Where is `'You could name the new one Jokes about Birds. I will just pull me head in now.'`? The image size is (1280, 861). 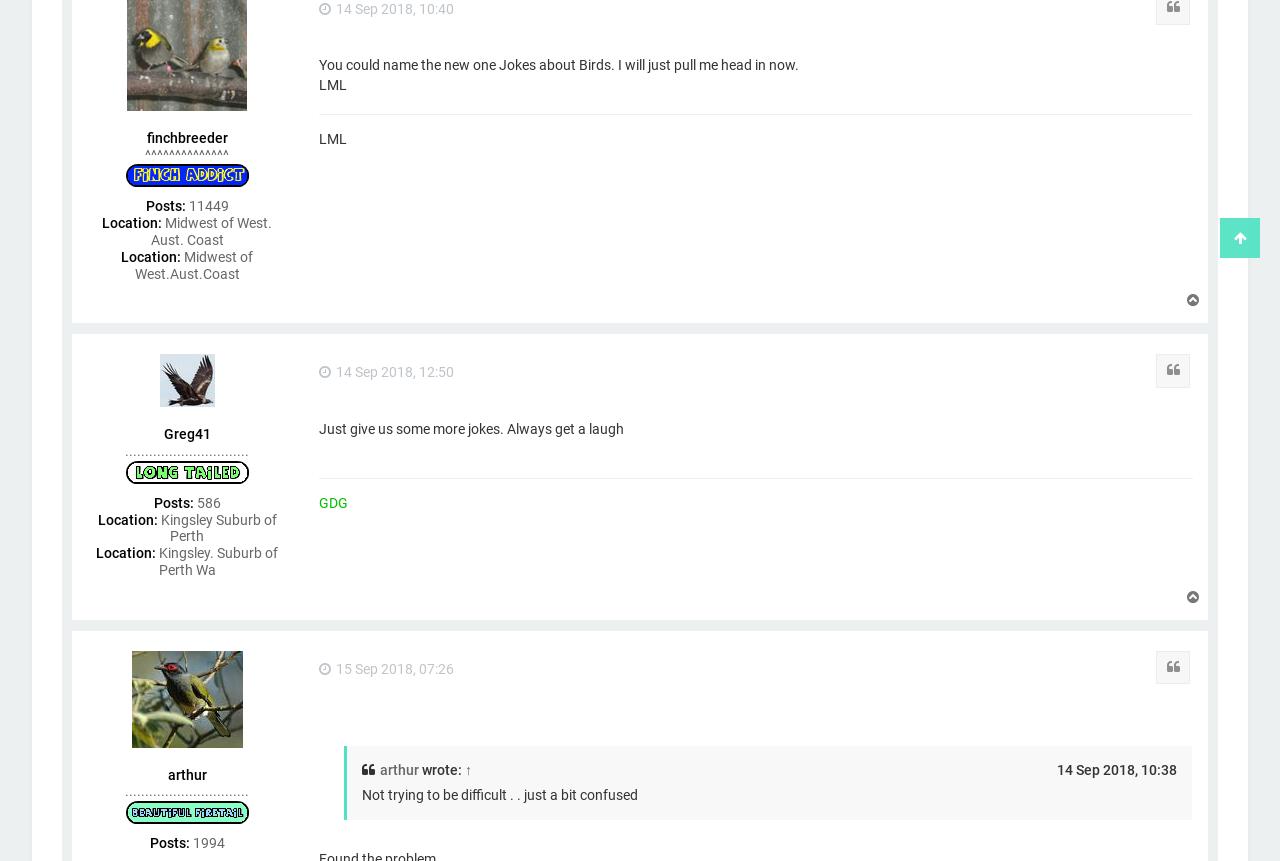 'You could name the new one Jokes about Birds. I will just pull me head in now.' is located at coordinates (558, 64).